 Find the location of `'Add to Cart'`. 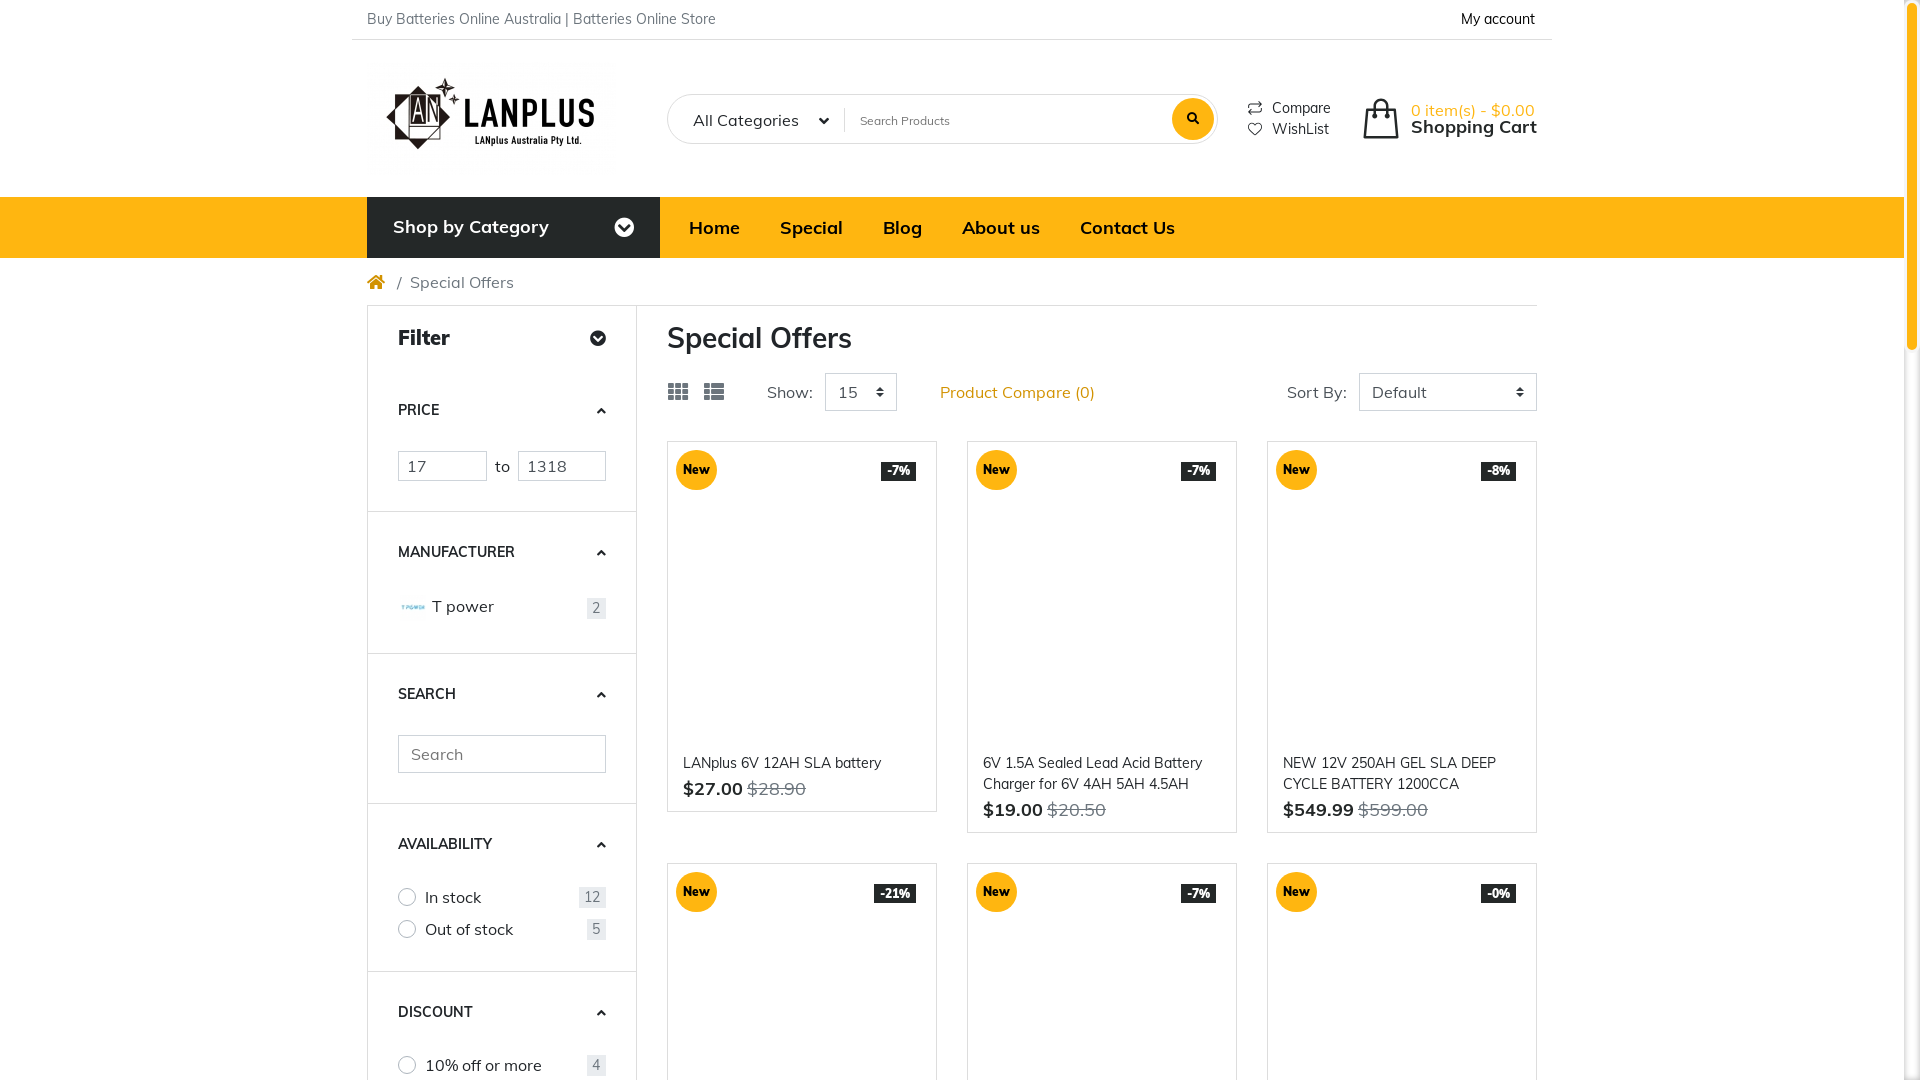

'Add to Cart' is located at coordinates (737, 844).